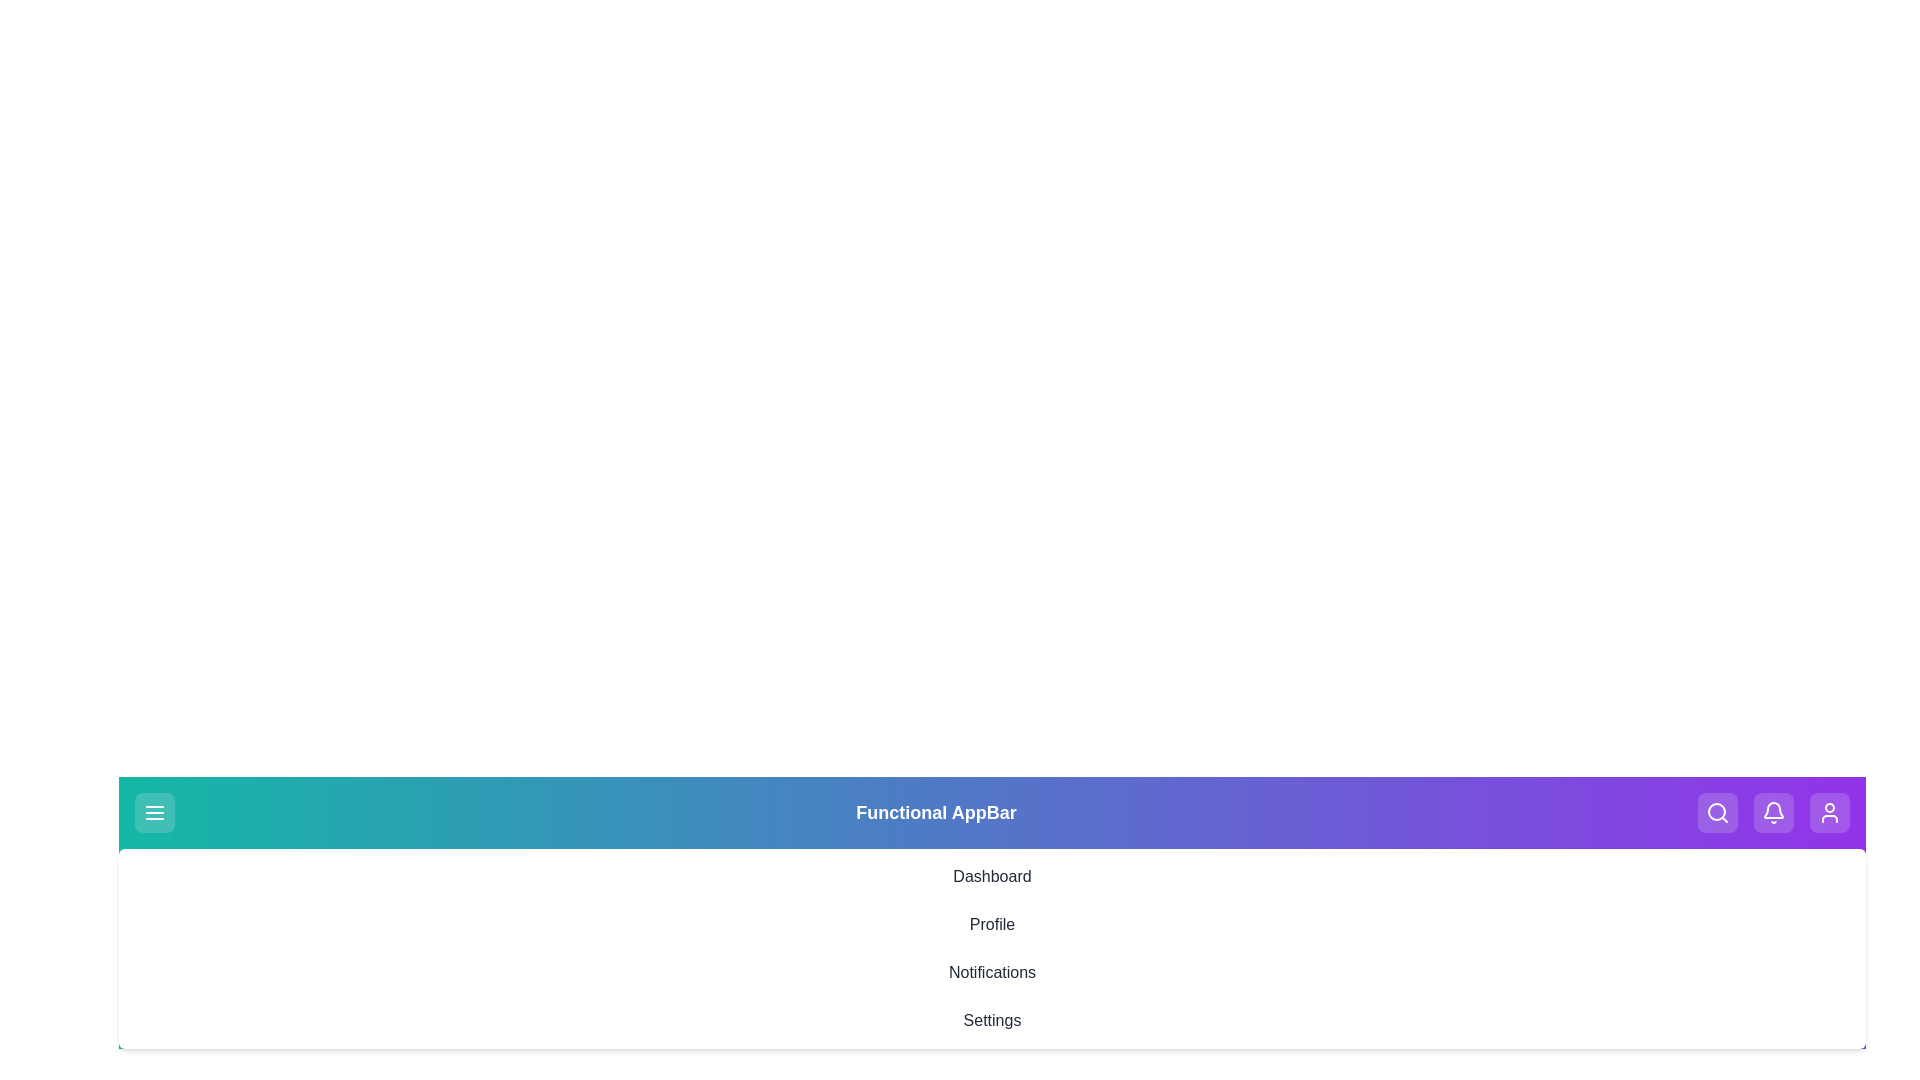 This screenshot has height=1080, width=1920. I want to click on the Notifications button in the AppBar, so click(1774, 813).